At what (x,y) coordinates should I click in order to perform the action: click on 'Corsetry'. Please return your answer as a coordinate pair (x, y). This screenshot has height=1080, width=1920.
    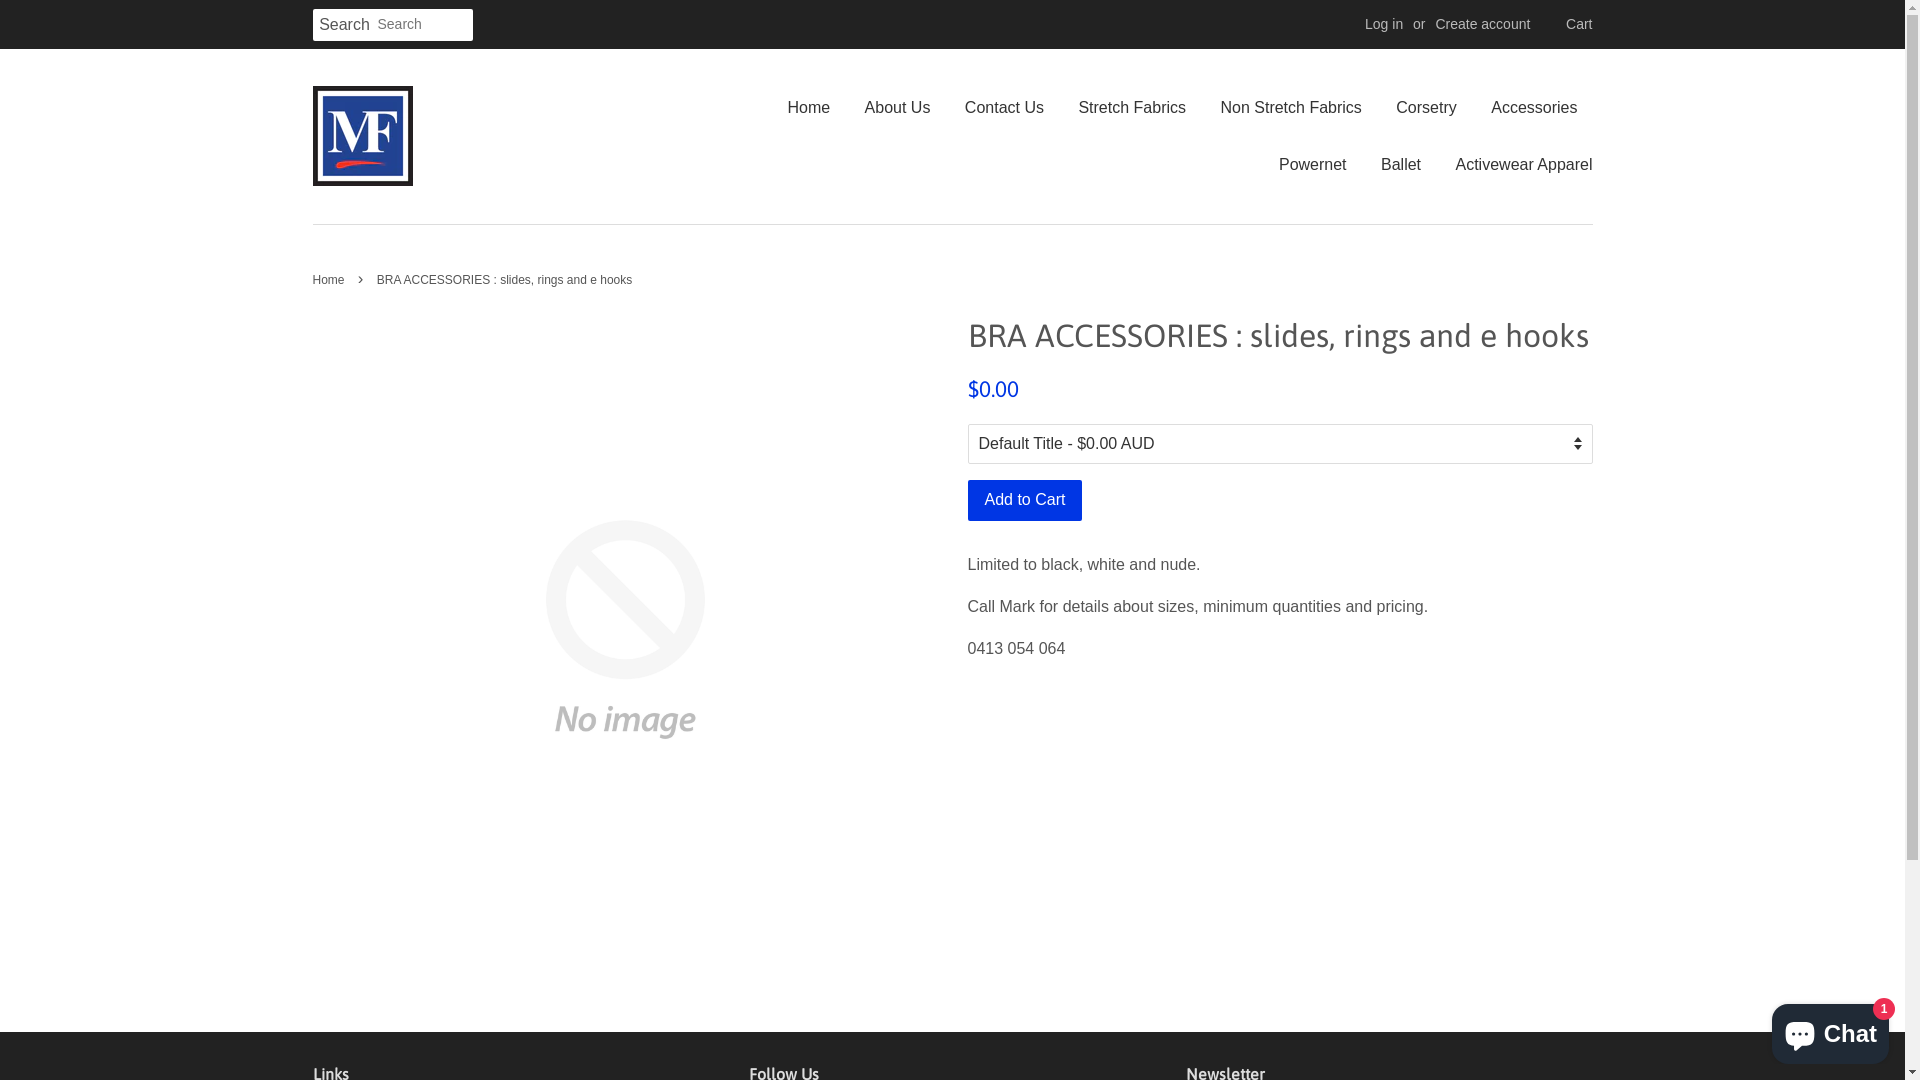
    Looking at the image, I should click on (1424, 107).